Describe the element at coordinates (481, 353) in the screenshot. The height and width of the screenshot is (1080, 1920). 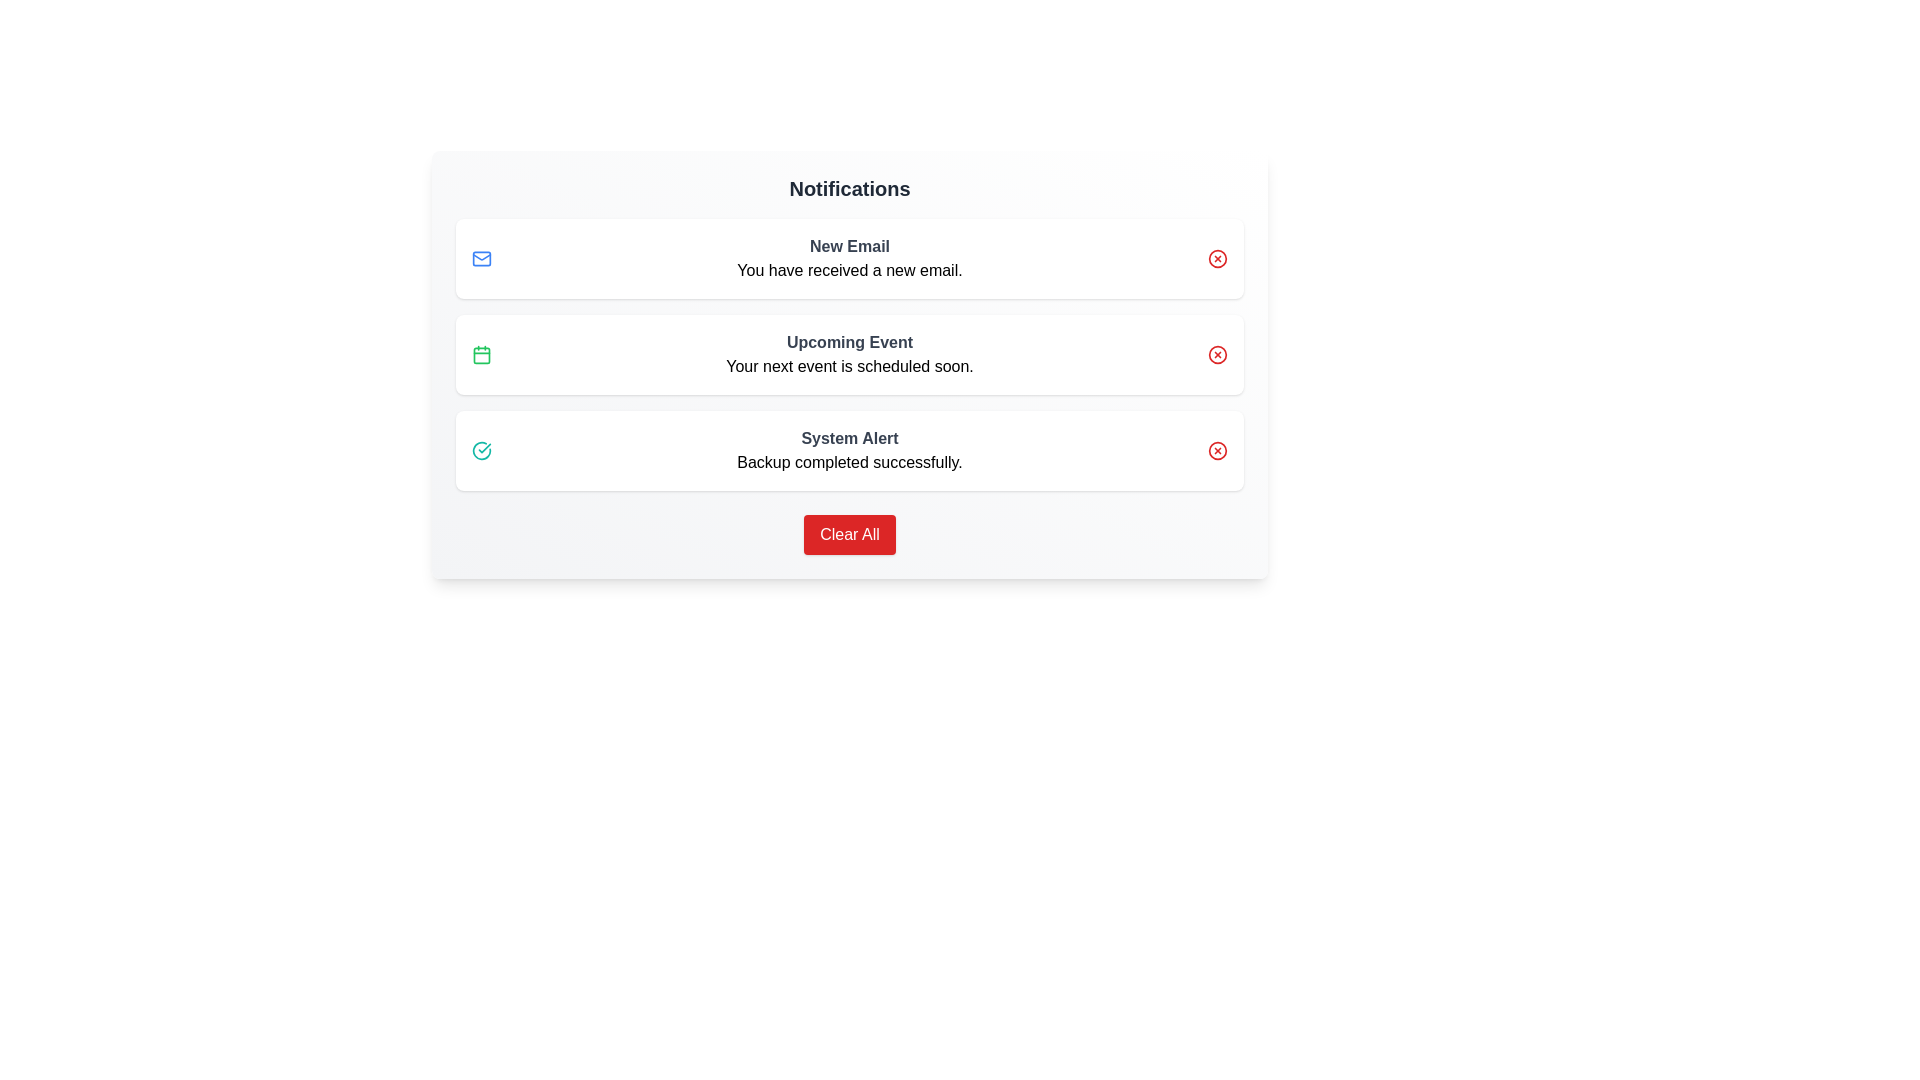
I see `the notification category icon located to the left of the 'Upcoming Event' text, which serves as a visual indicator for the notification type` at that location.